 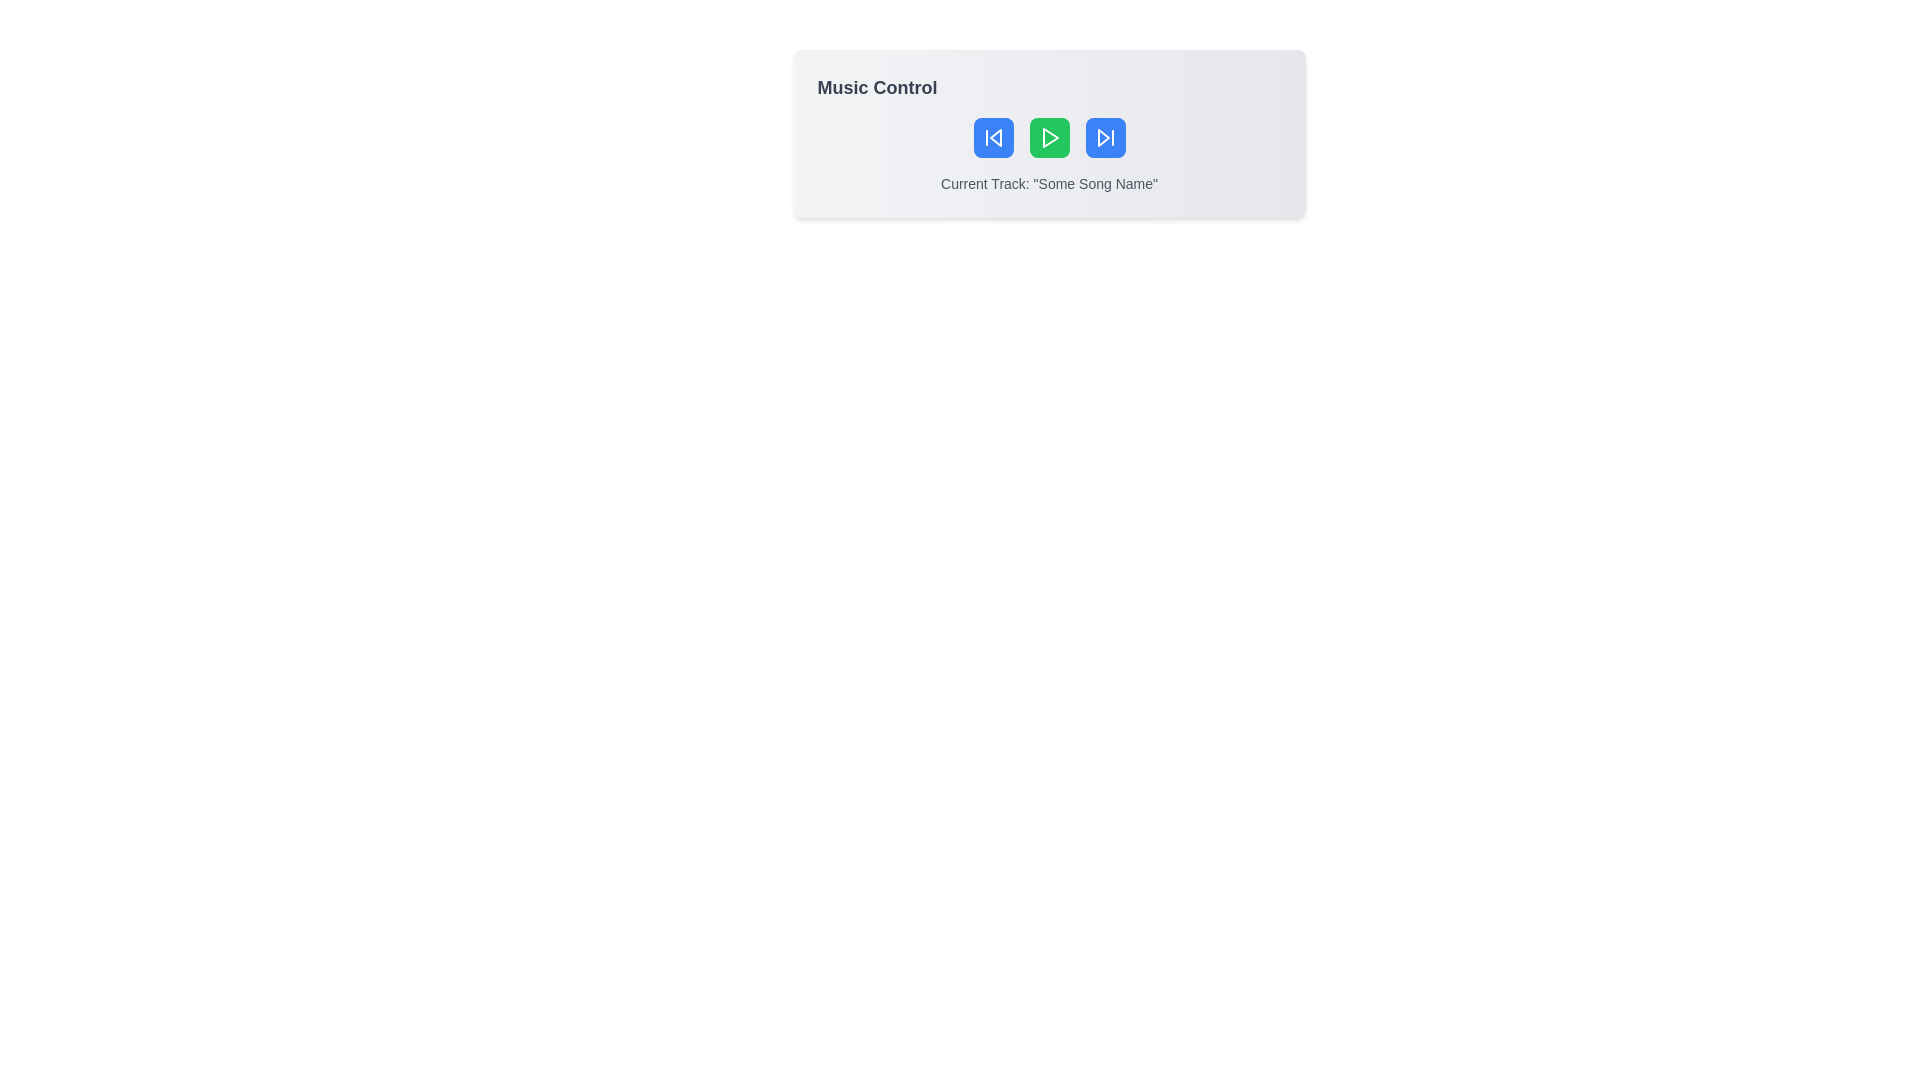 What do you see at coordinates (993, 137) in the screenshot?
I see `the 'Skip Back' button in the music player interface` at bounding box center [993, 137].